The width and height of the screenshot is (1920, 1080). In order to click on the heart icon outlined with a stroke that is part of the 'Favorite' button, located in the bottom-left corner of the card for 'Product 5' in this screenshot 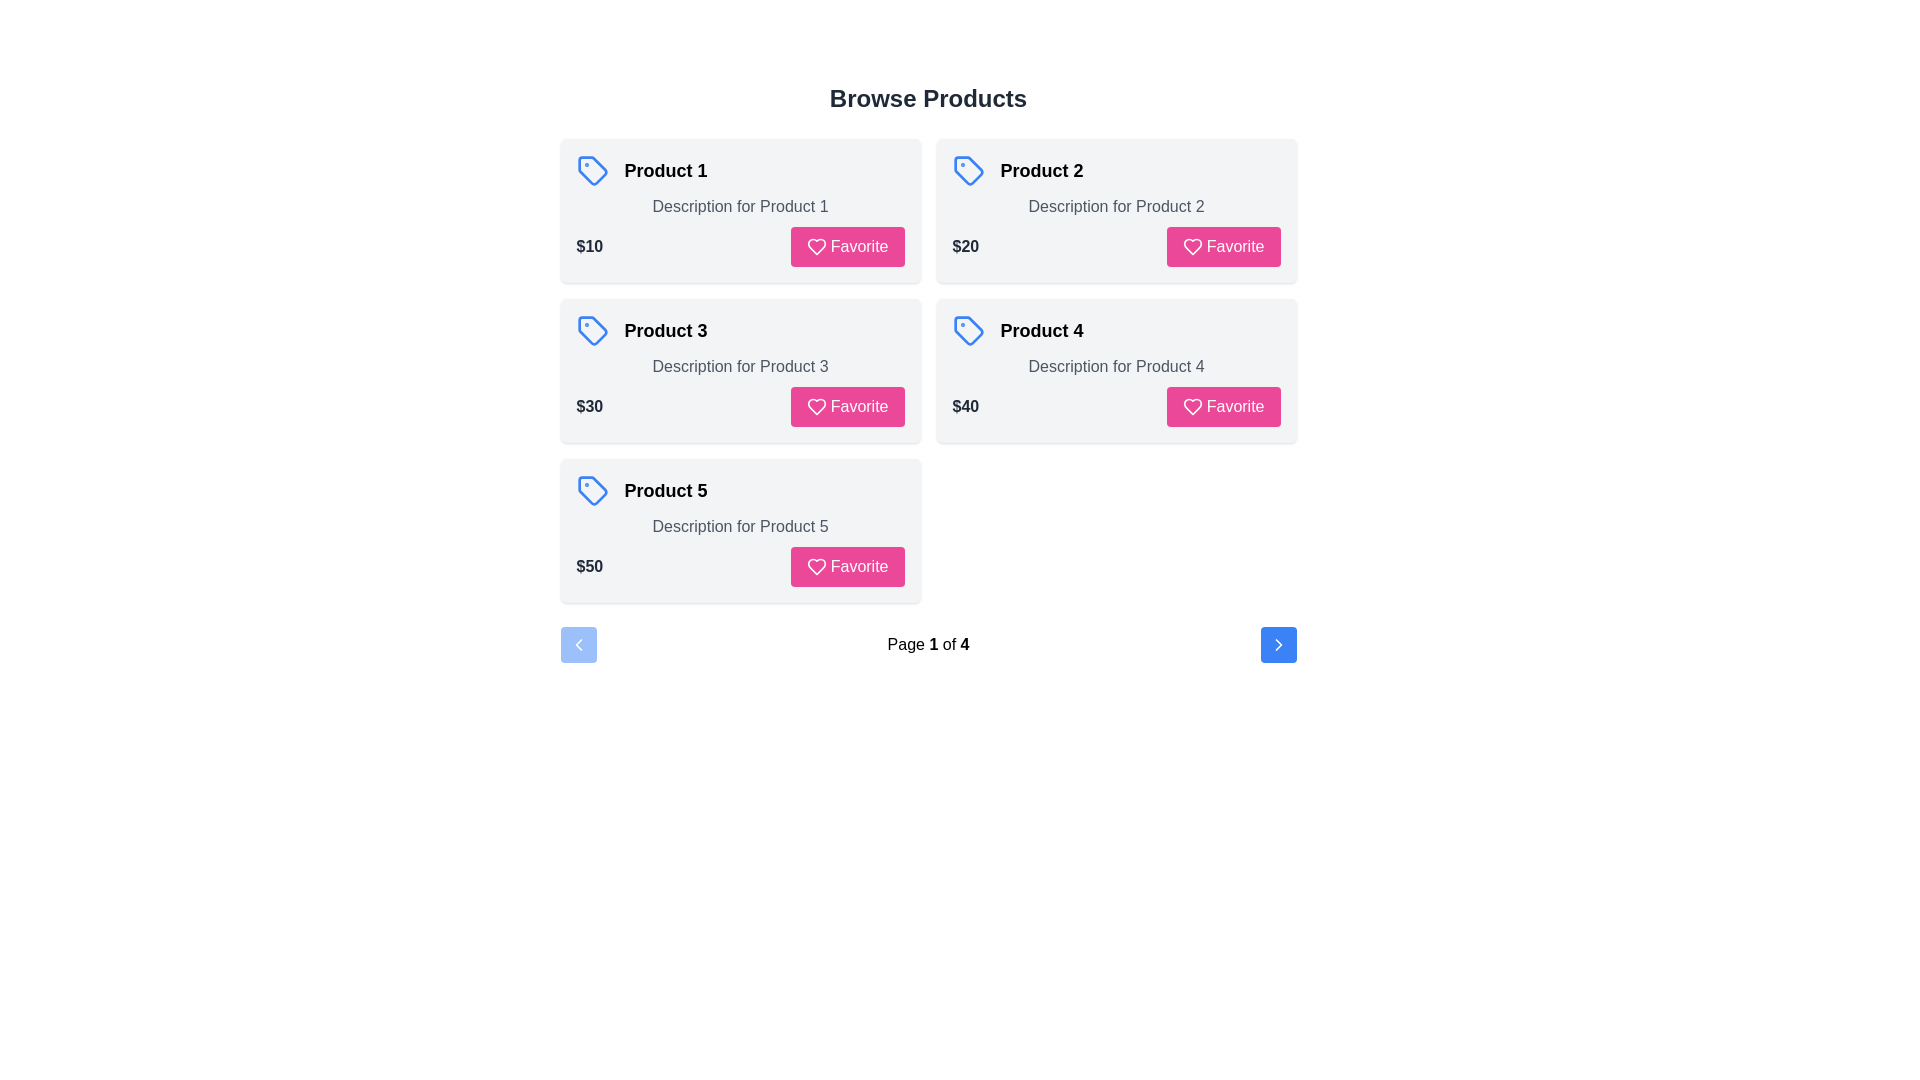, I will do `click(816, 567)`.